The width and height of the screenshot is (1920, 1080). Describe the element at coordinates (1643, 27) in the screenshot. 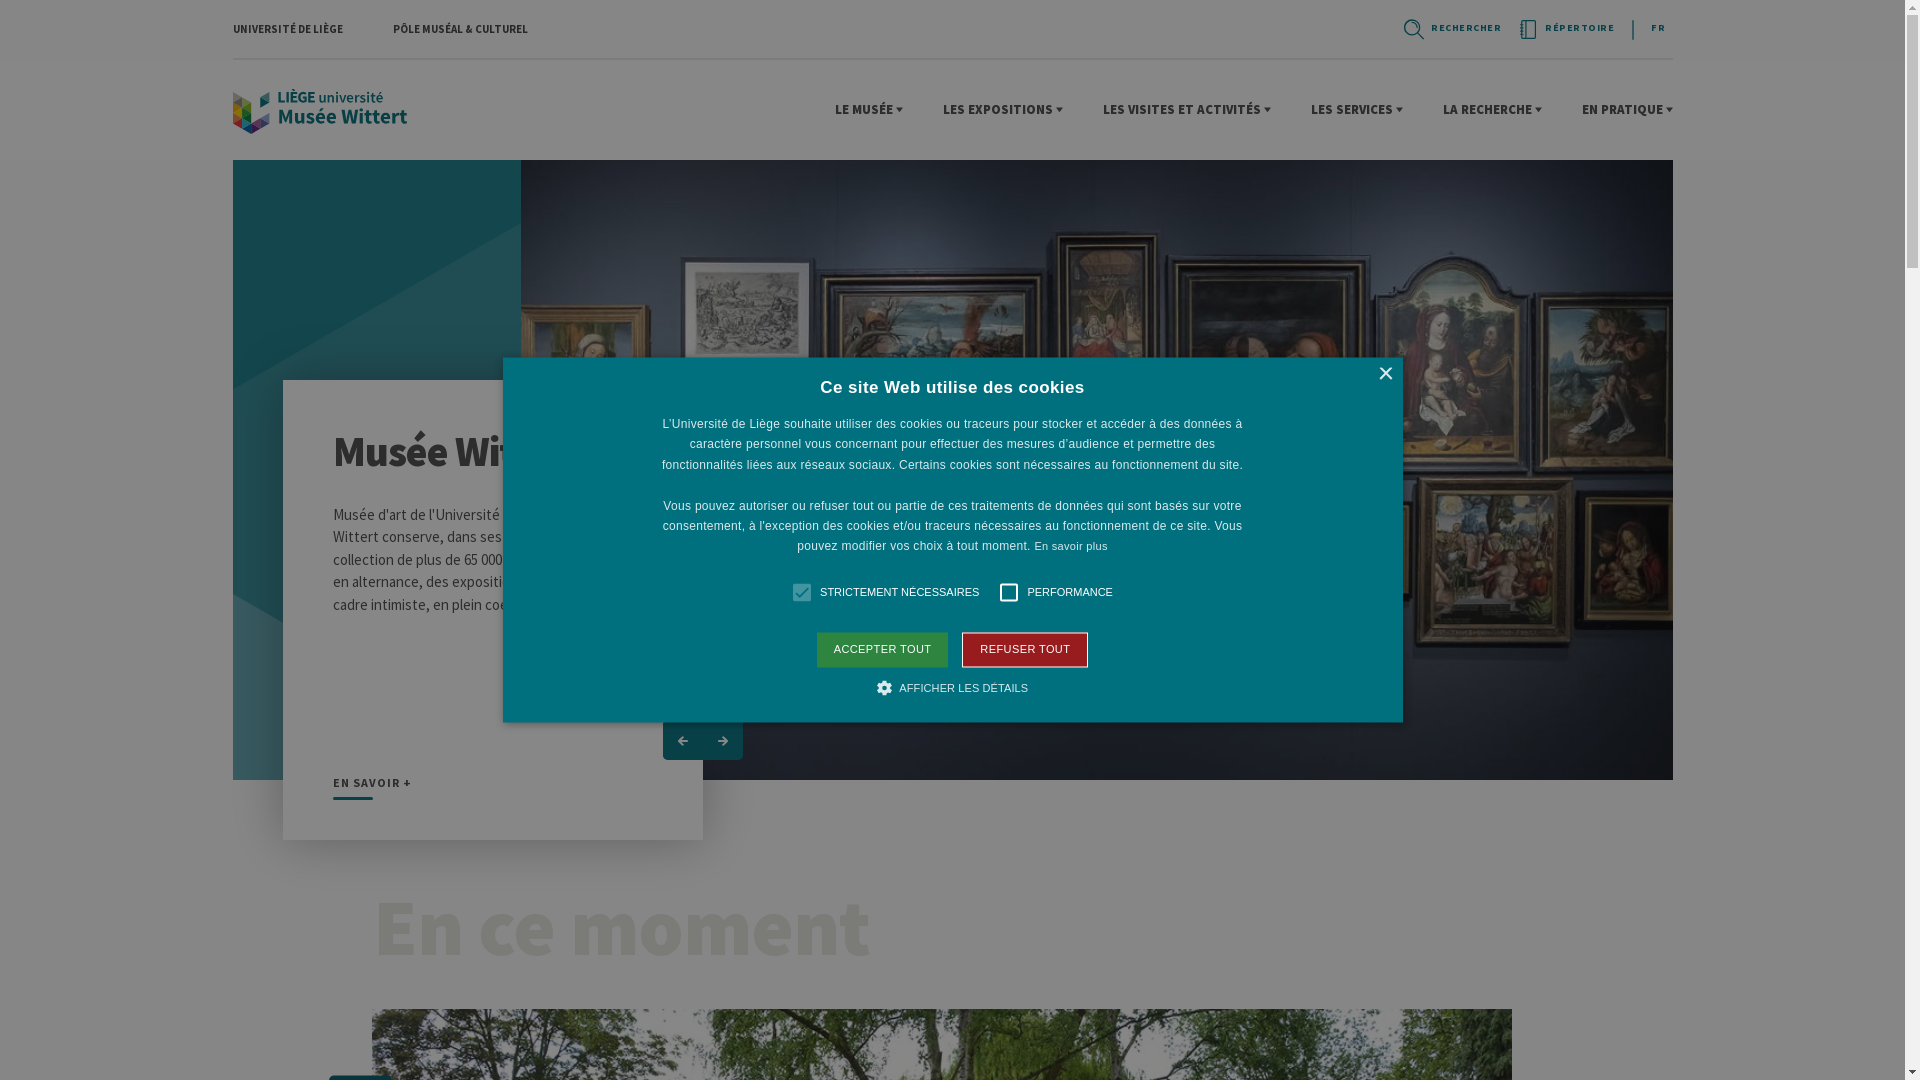

I see `'FR'` at that location.